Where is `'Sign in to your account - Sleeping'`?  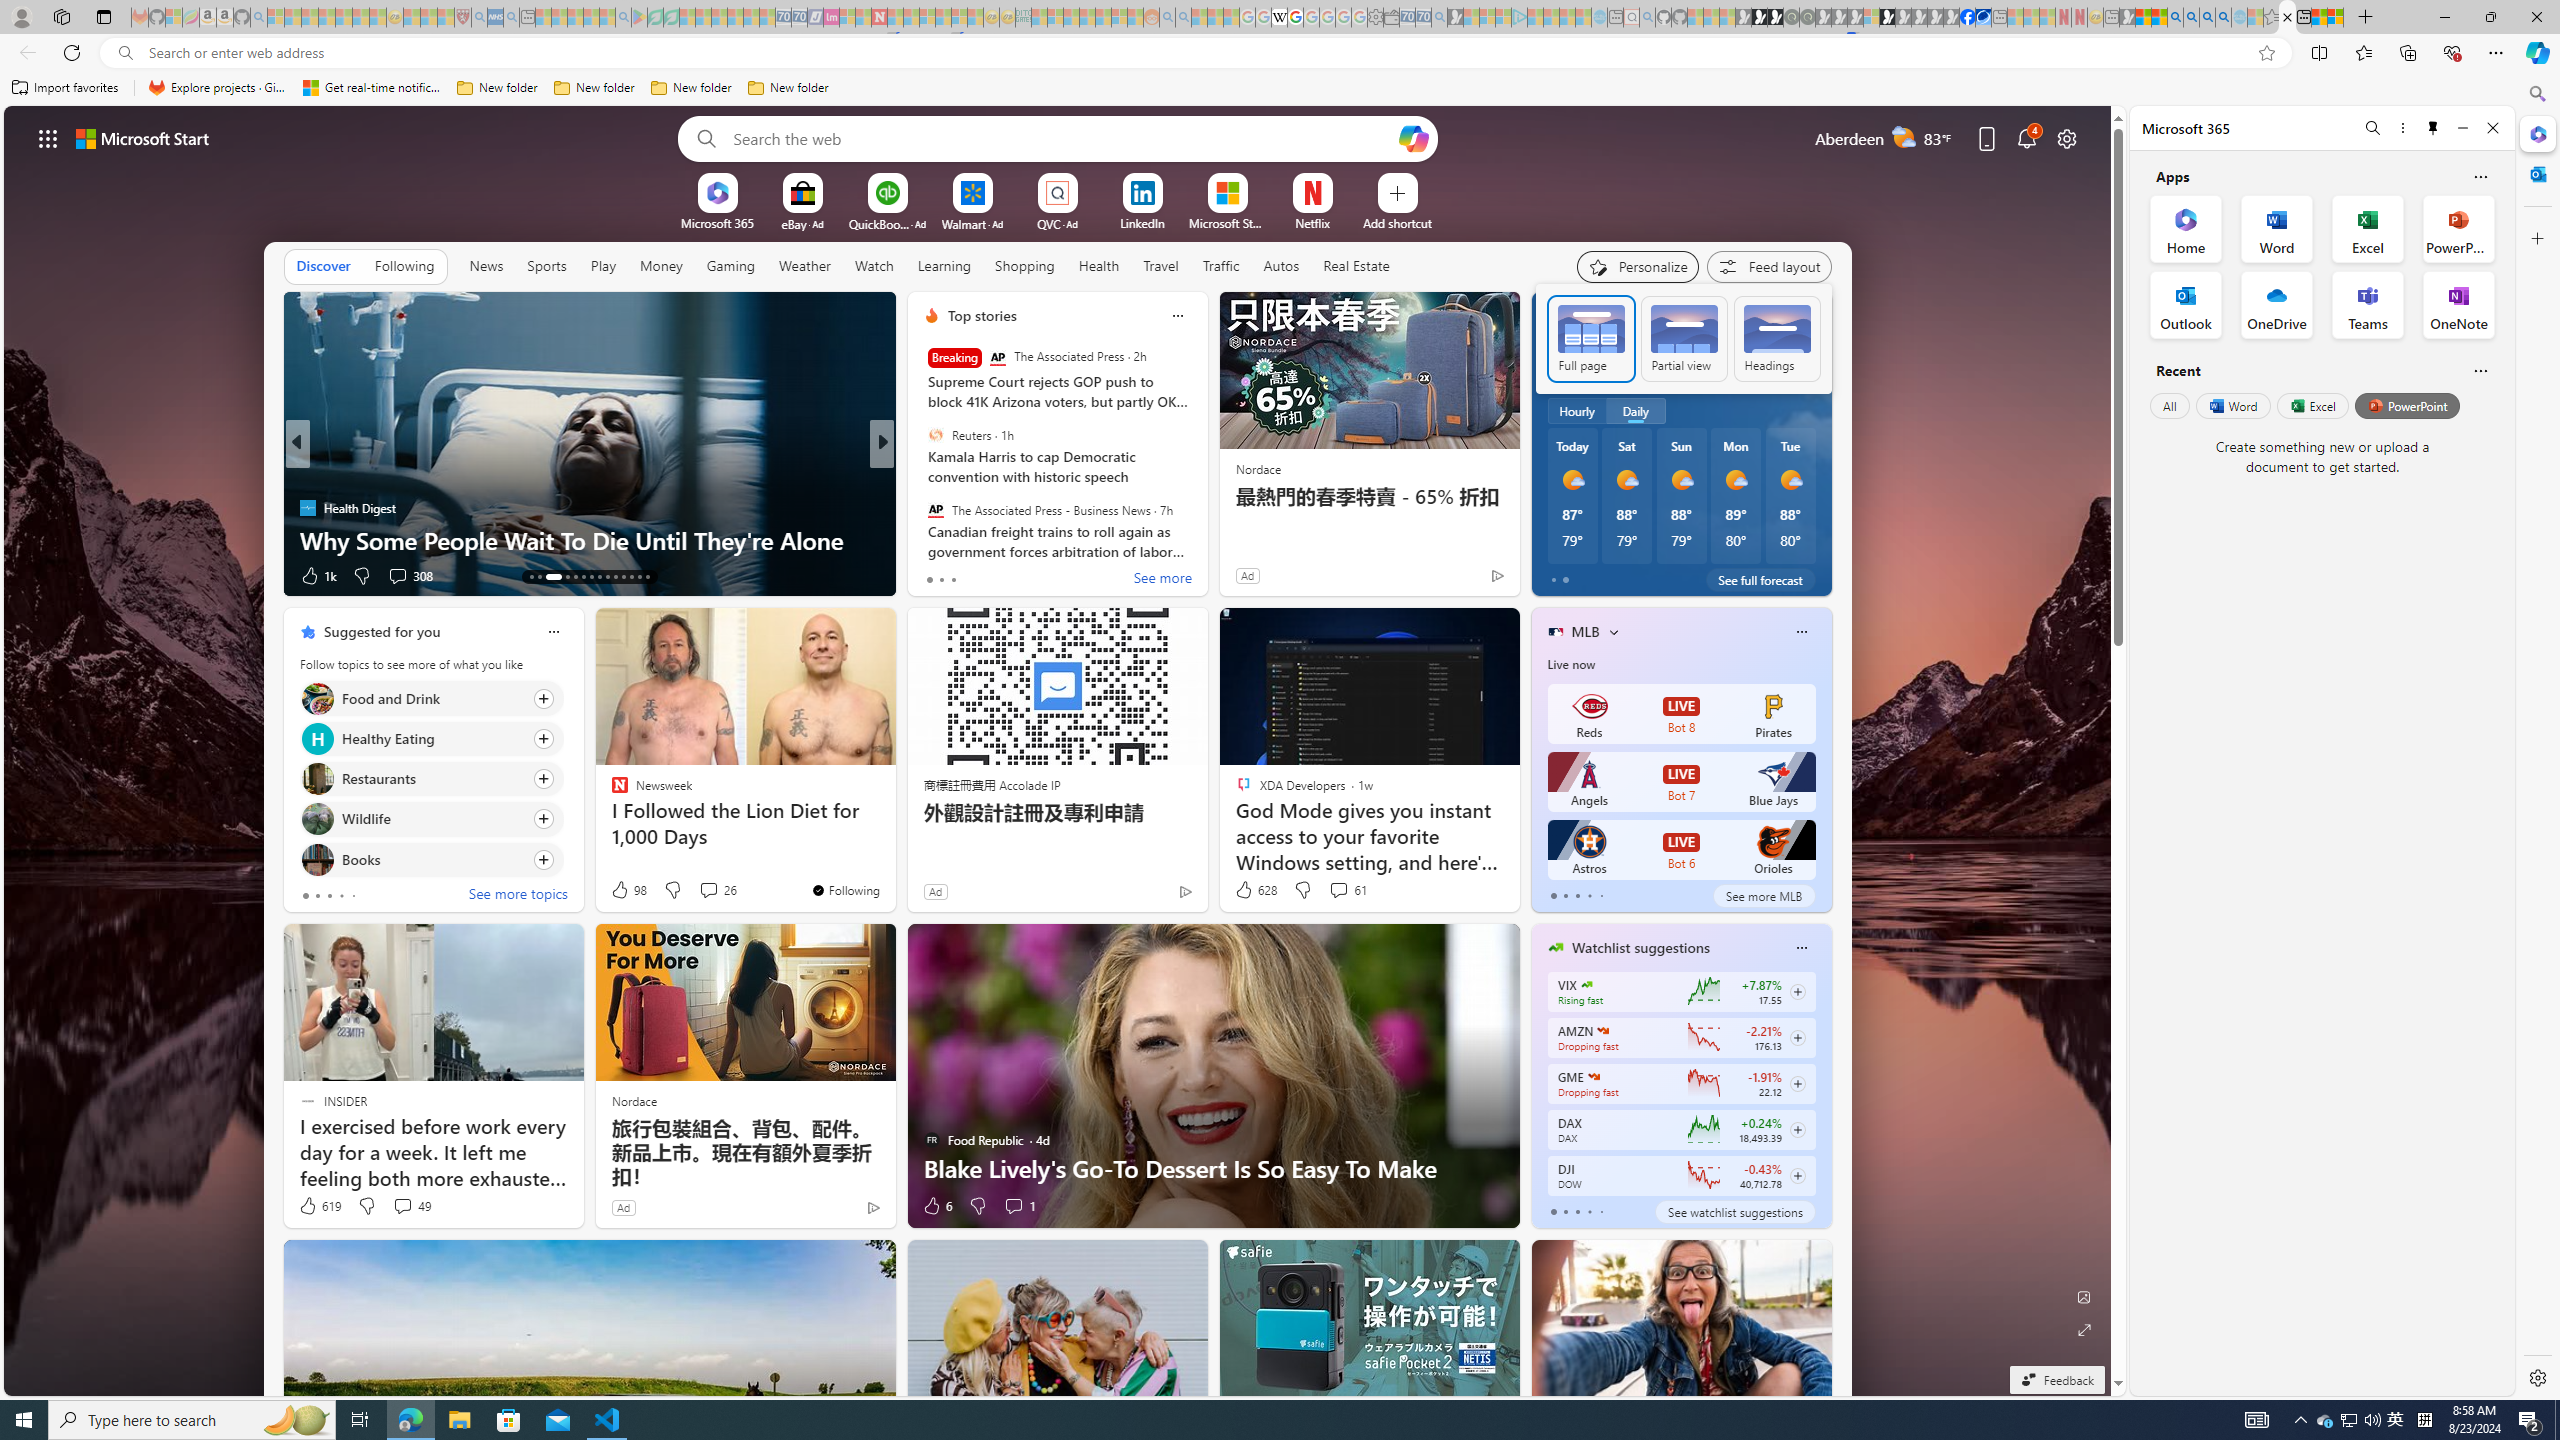
'Sign in to your account - Sleeping' is located at coordinates (1871, 16).